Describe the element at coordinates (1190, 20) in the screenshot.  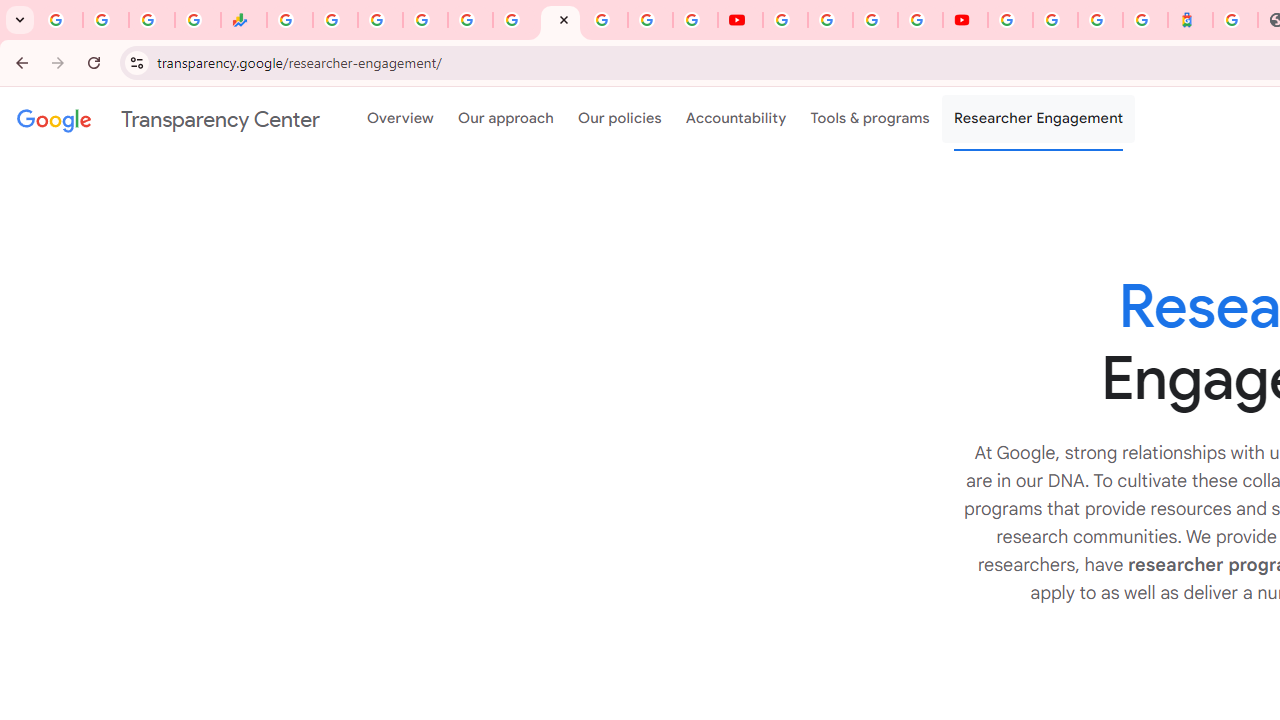
I see `'Atour Hotel - Google hotels'` at that location.